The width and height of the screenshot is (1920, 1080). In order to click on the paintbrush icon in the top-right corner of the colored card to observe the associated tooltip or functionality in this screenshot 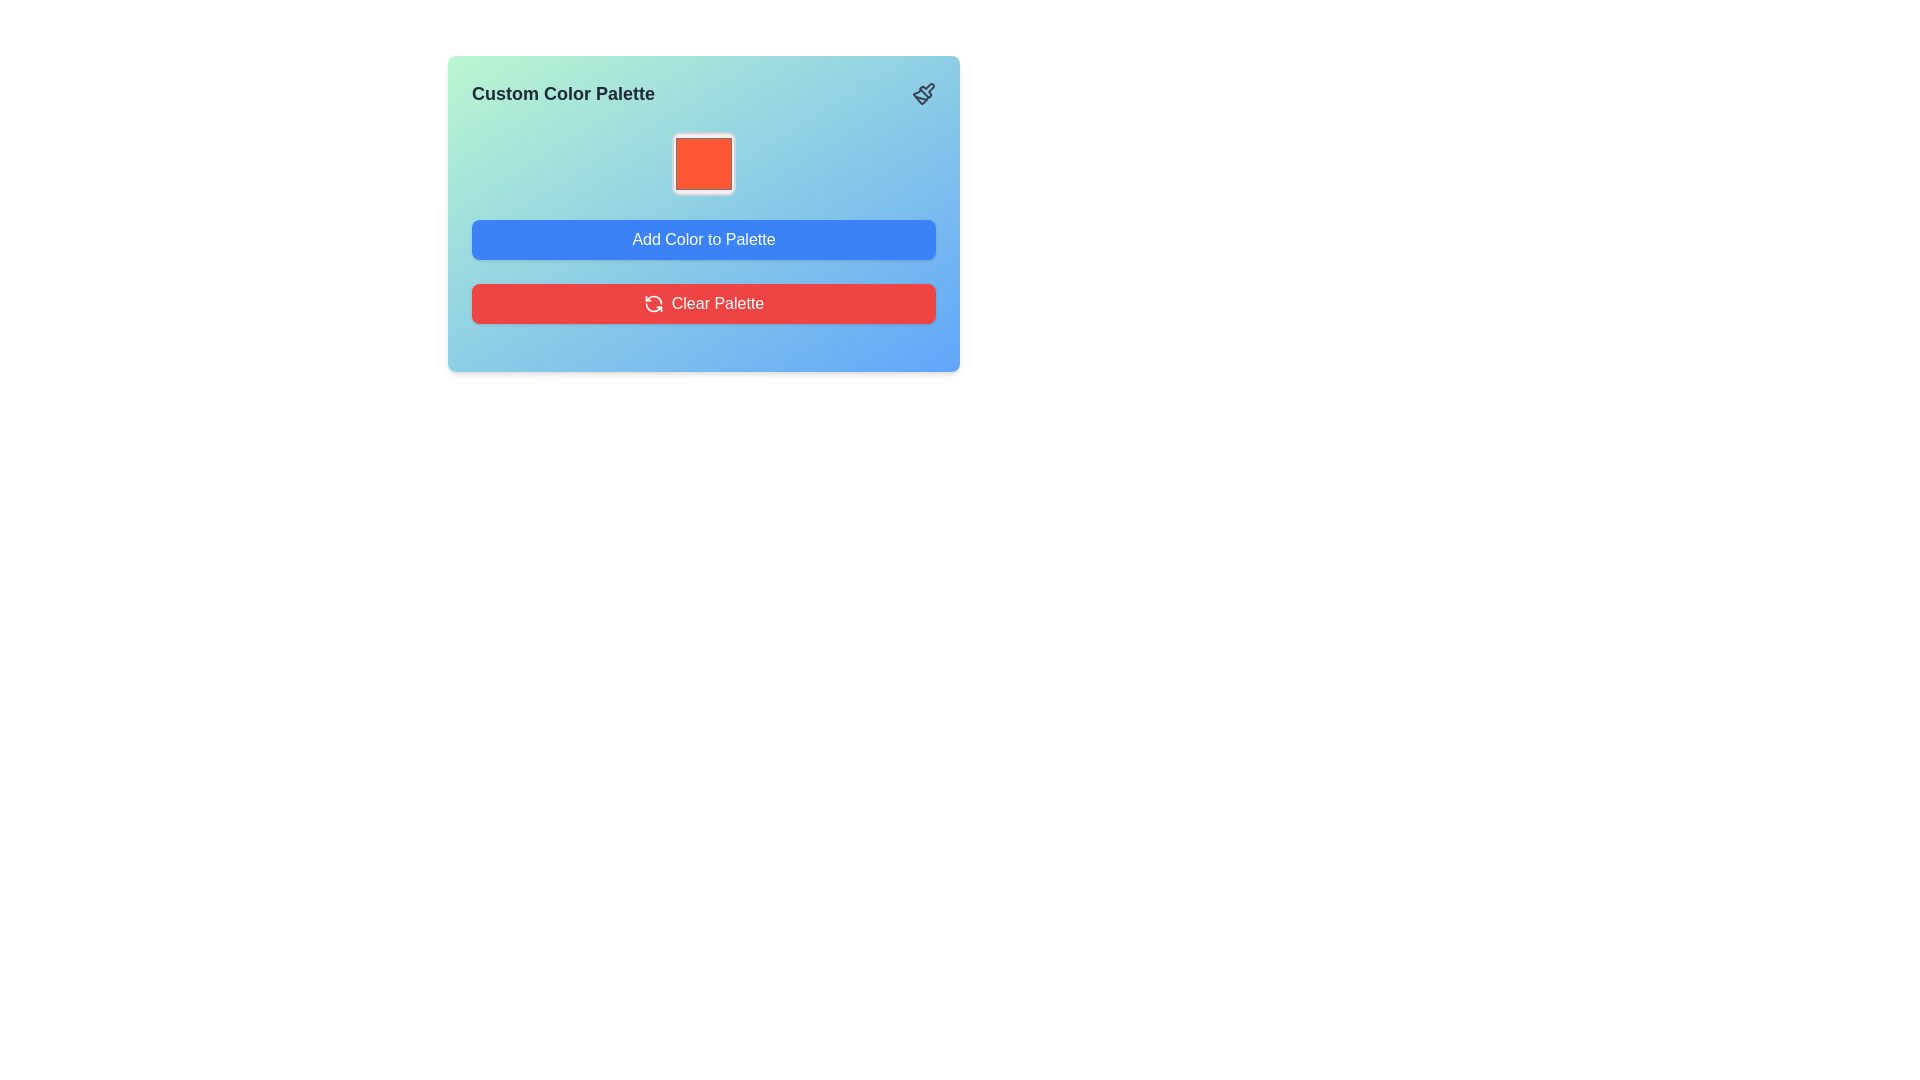, I will do `click(926, 90)`.